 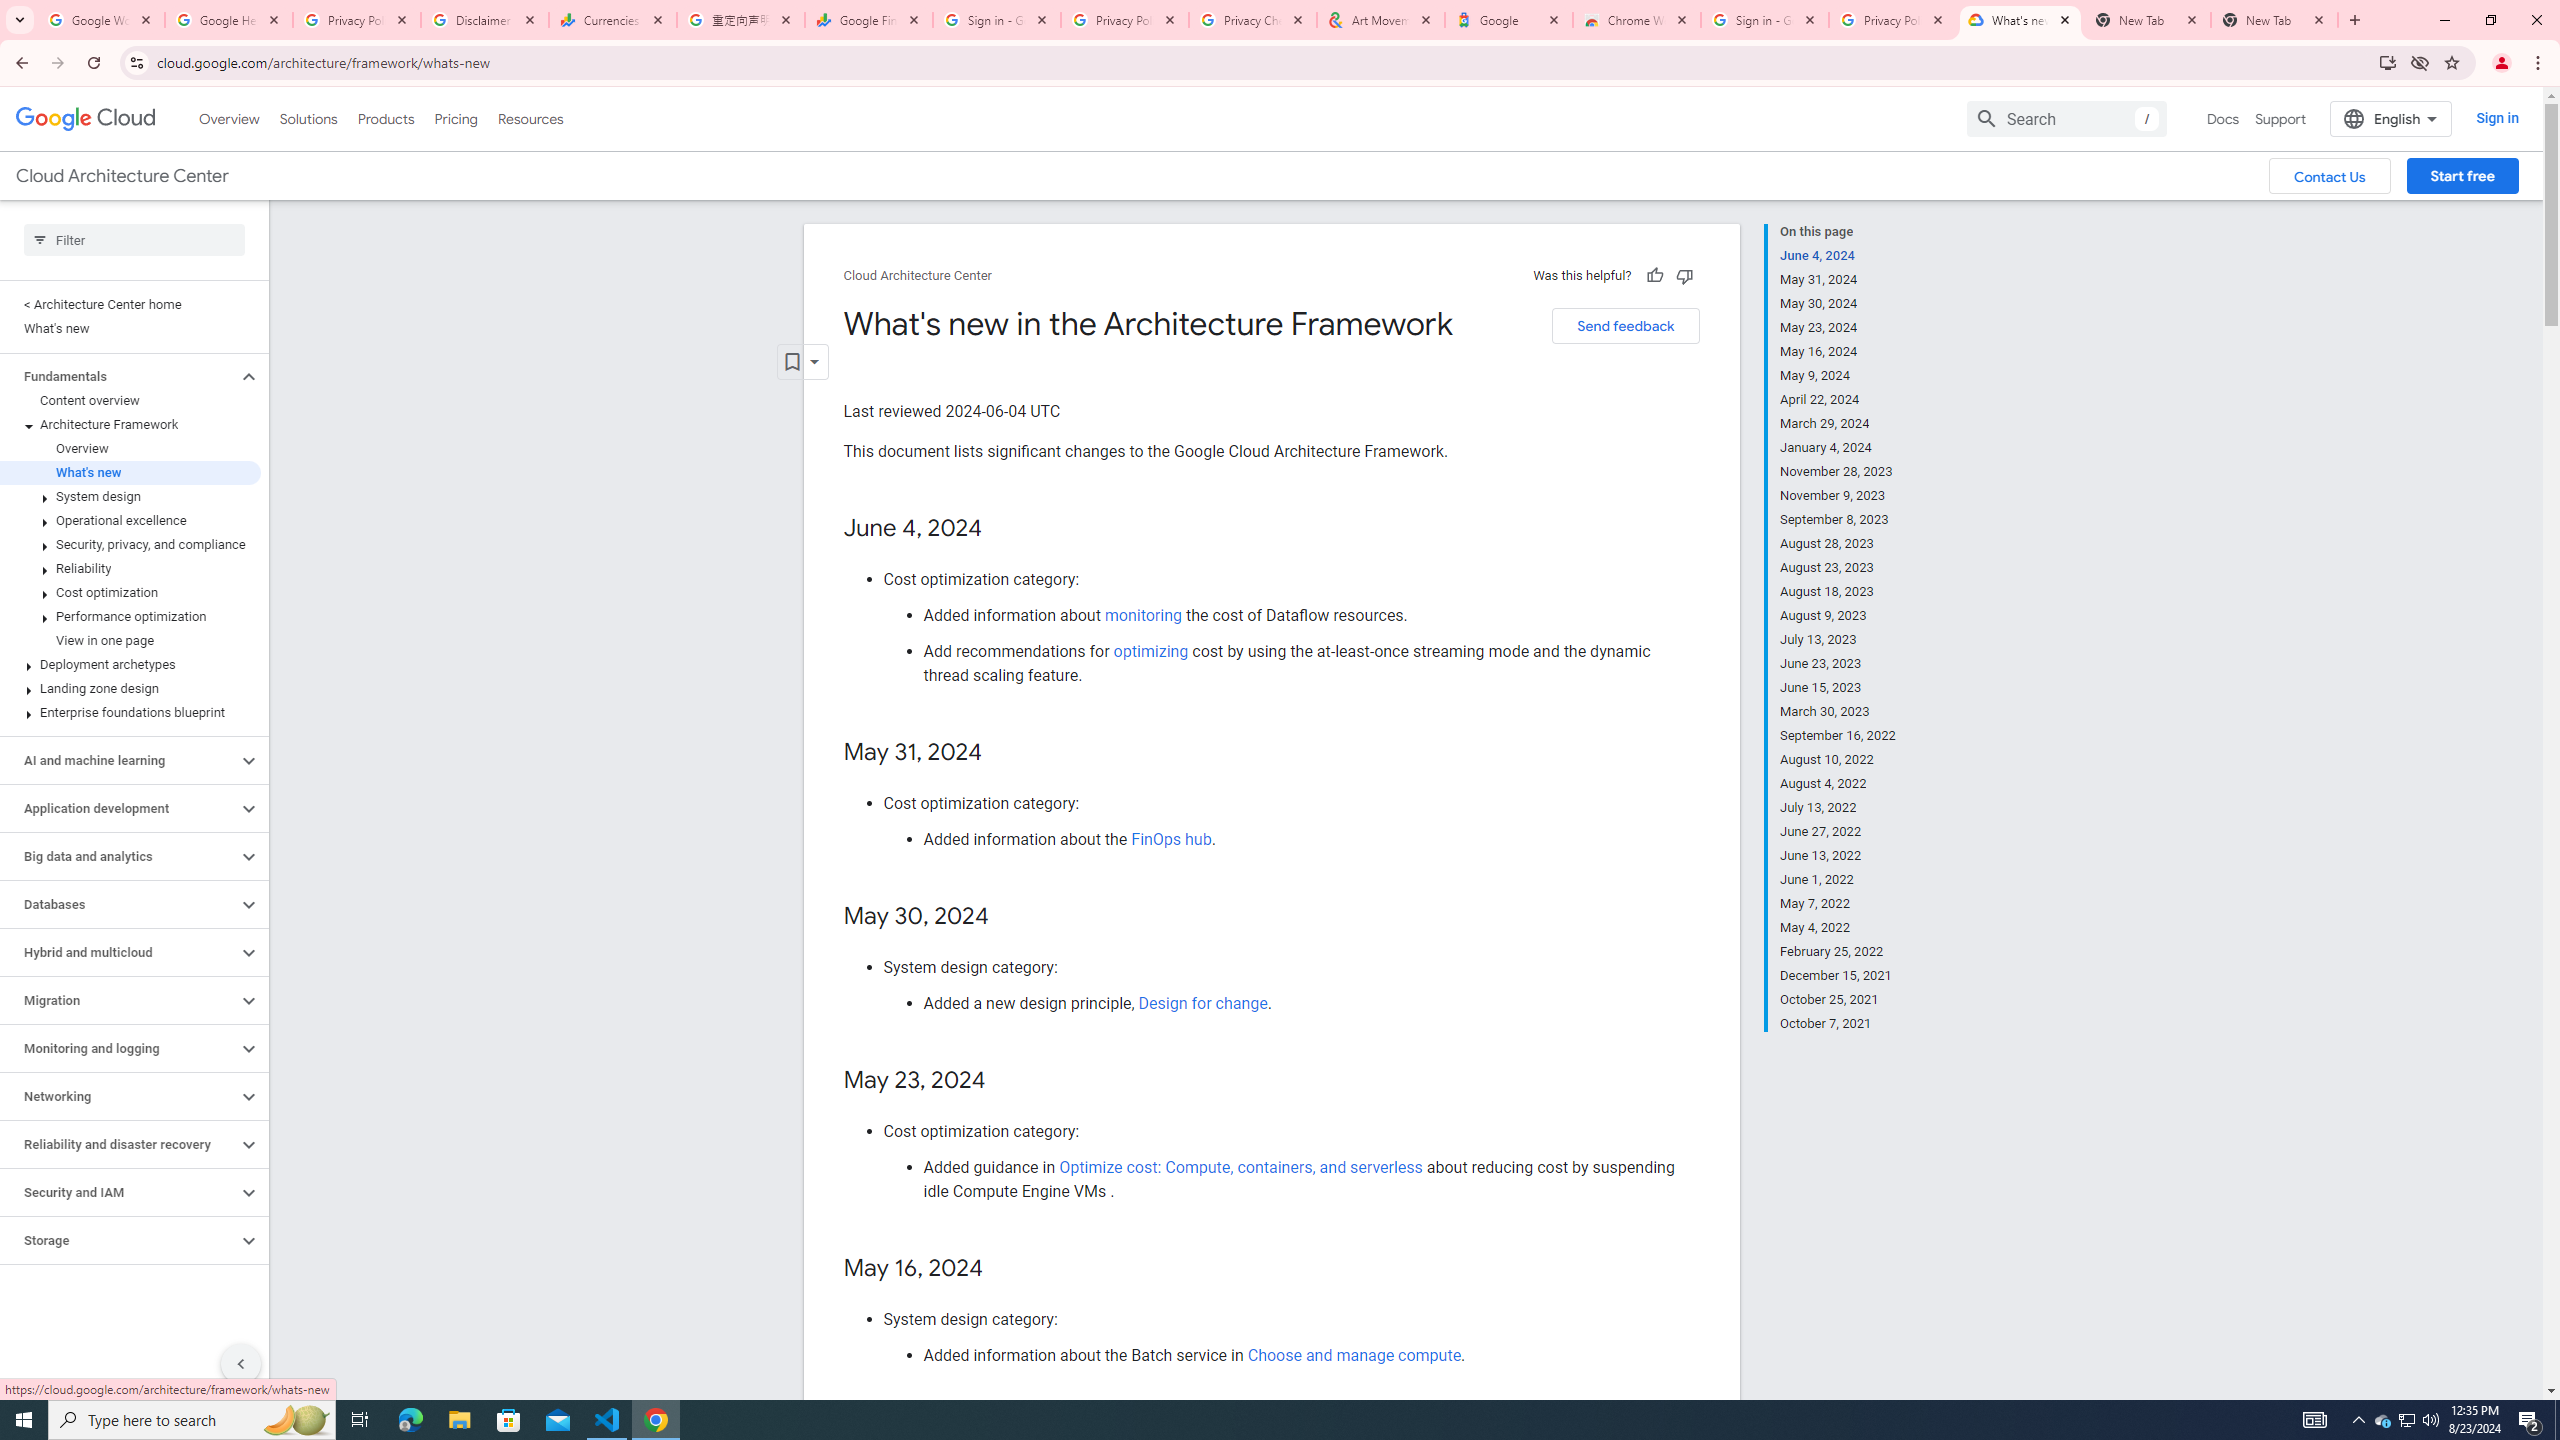 I want to click on 'March 30, 2023', so click(x=1838, y=712).